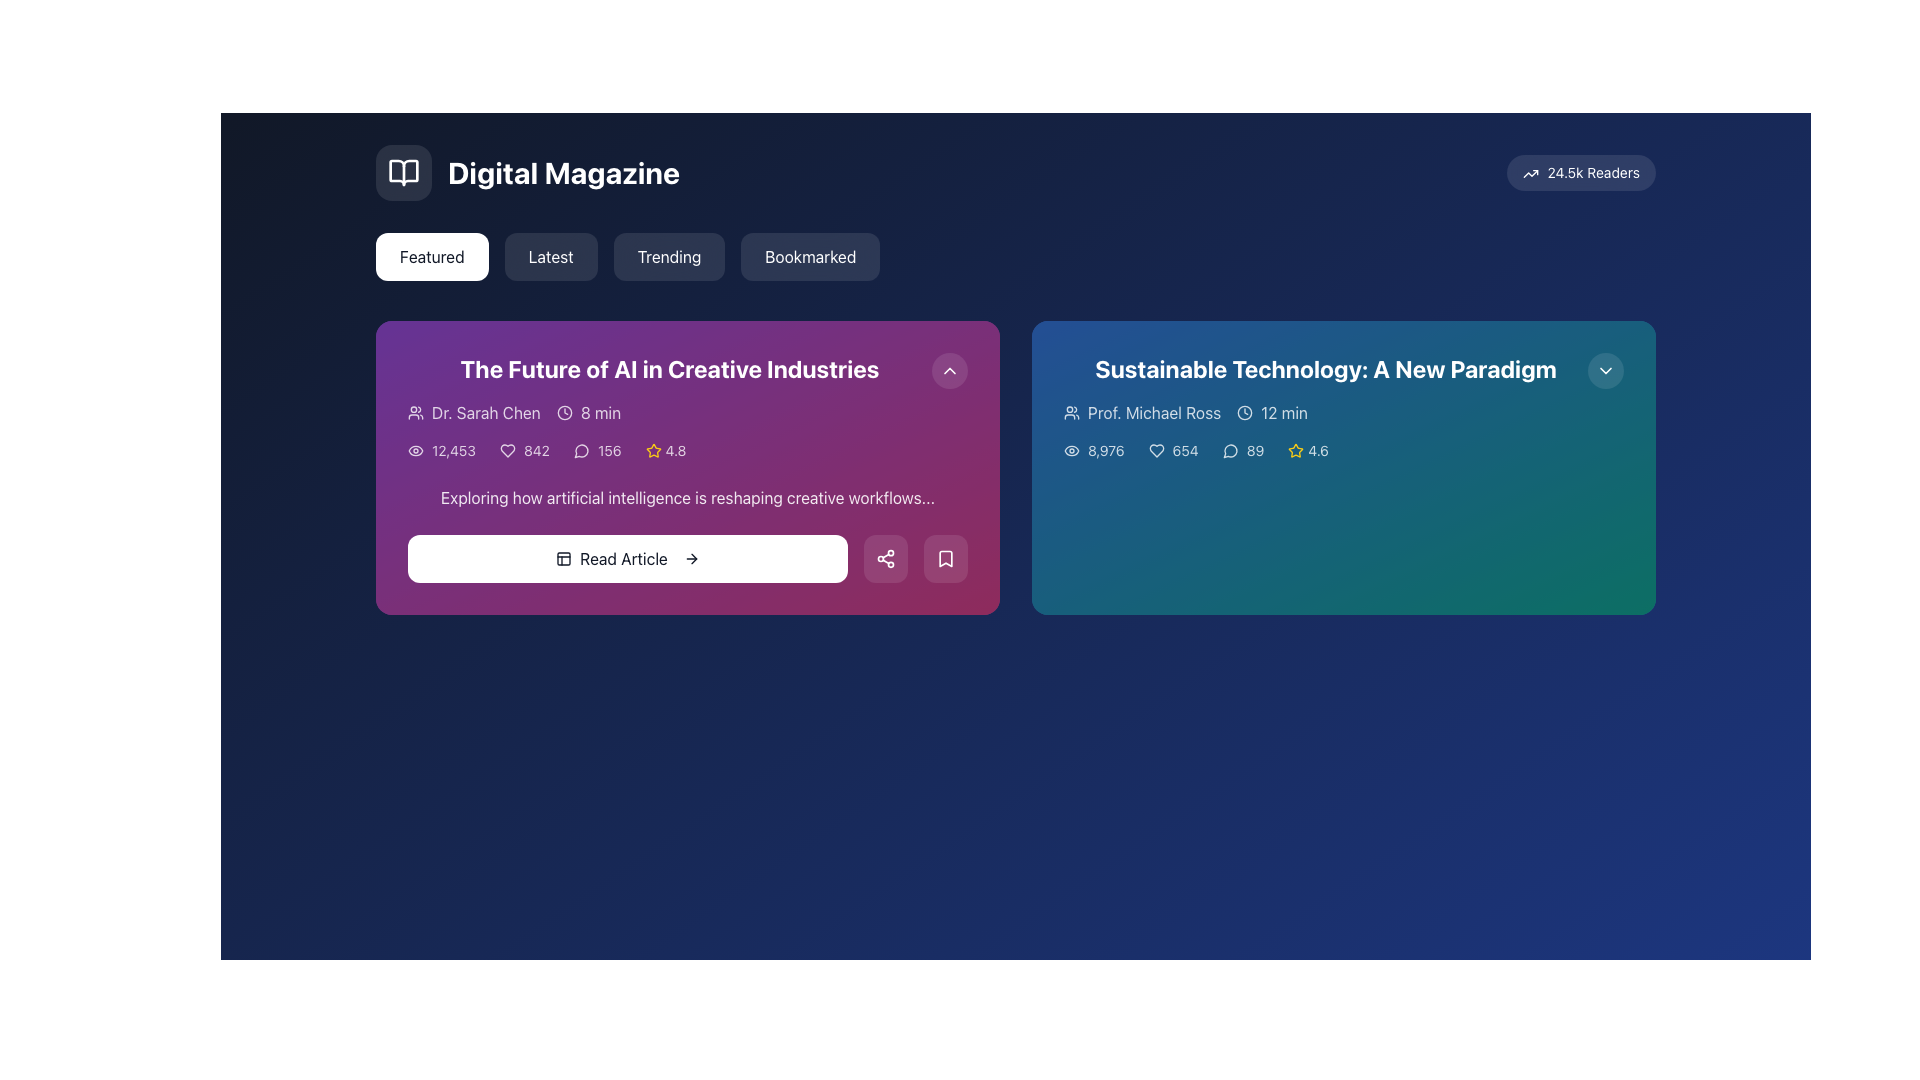  I want to click on the author's name text label within the blue-green card titled 'Sustainable Technology: A New Paradigm' if it is a link, so click(1142, 411).